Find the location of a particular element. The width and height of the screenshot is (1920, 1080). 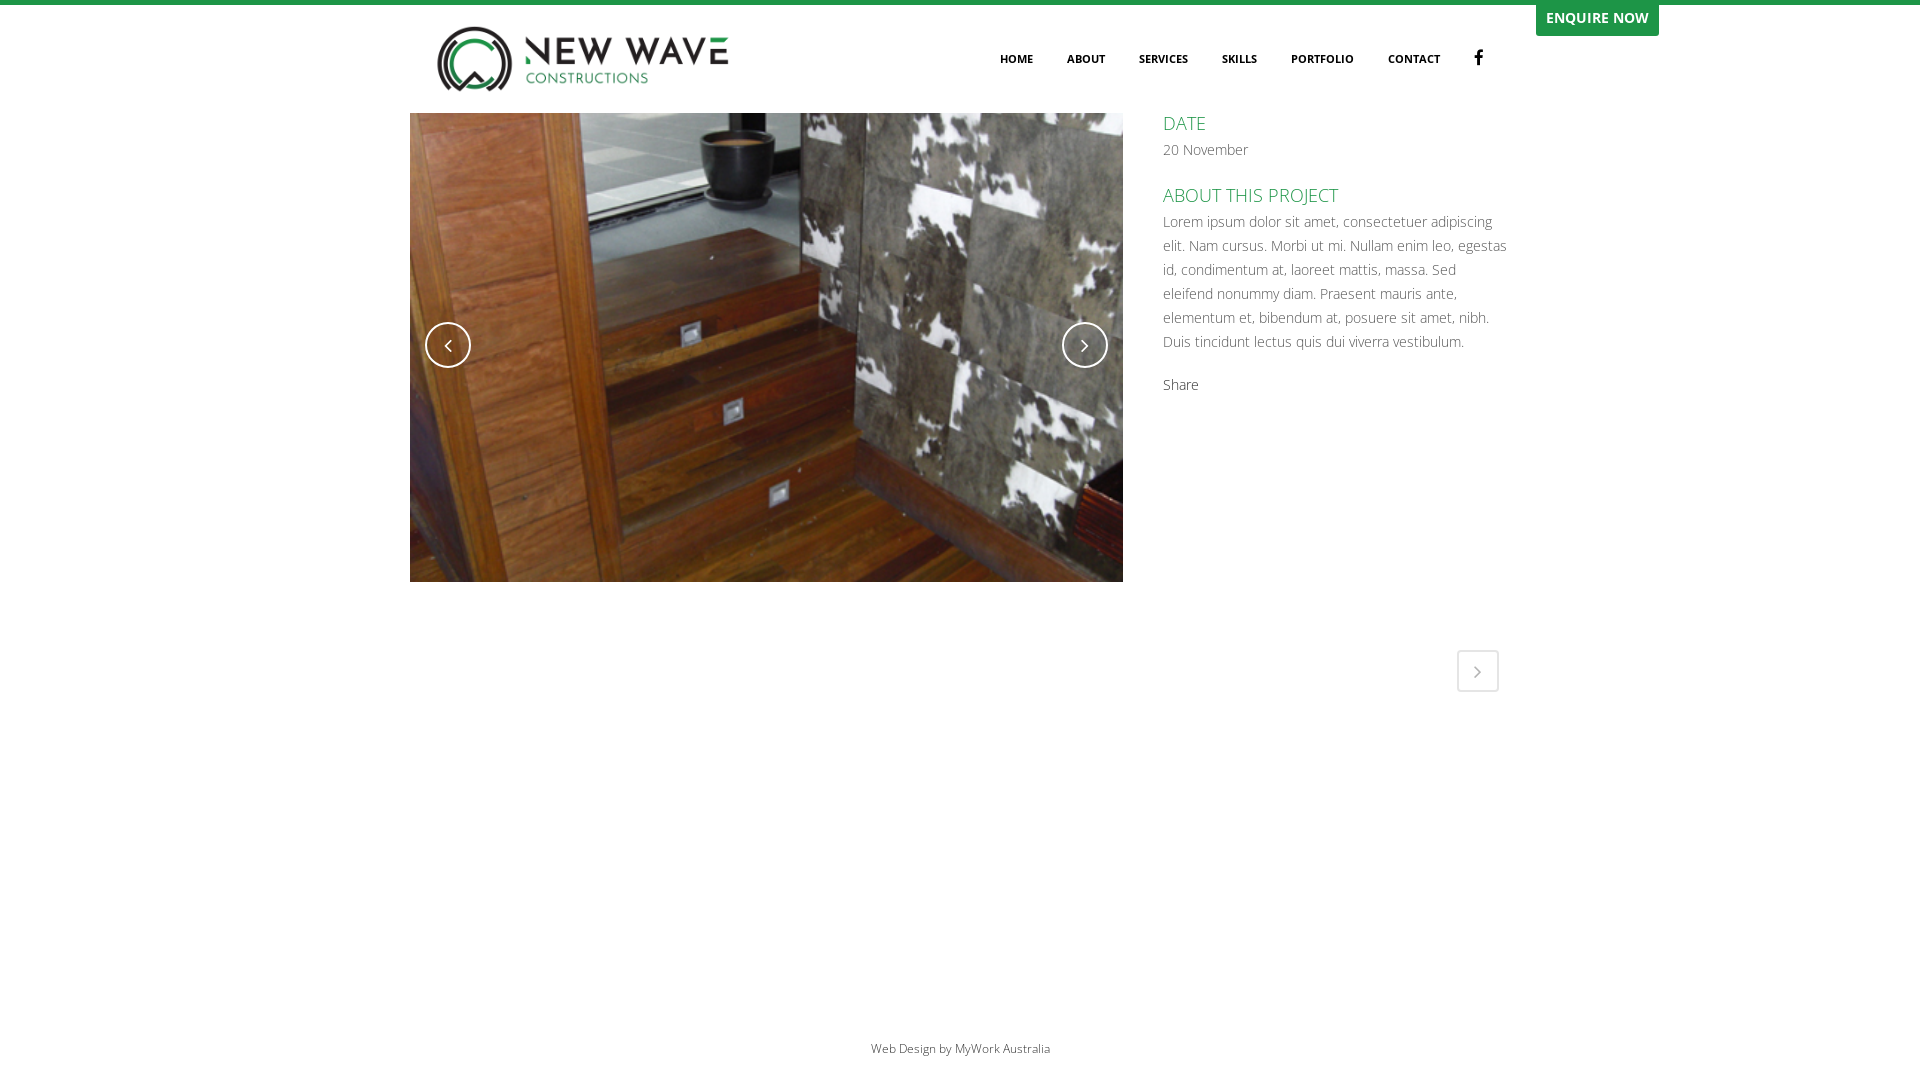

'ABOUT' is located at coordinates (1049, 57).